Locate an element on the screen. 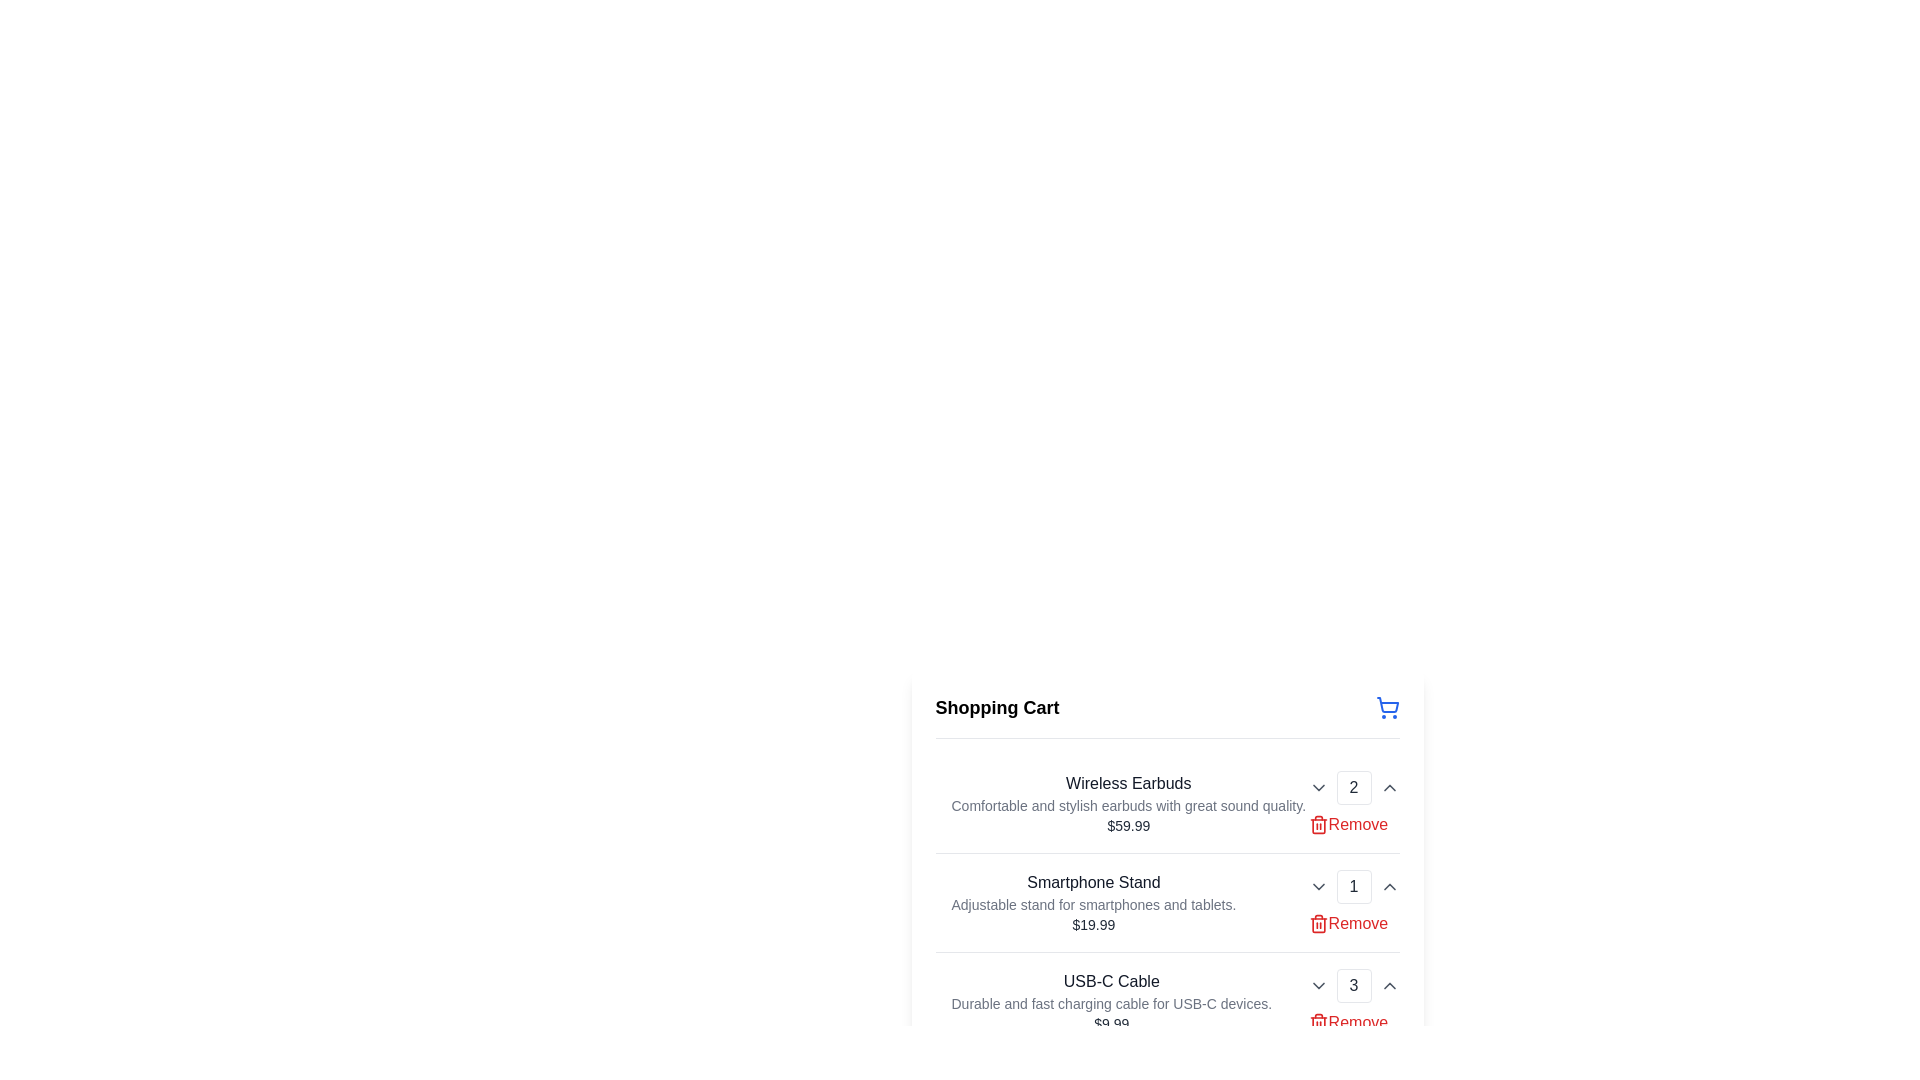  the text label that provides a description of the product 'Smartphone Stand' in the shopping cart, located below the product name and above the price label '$19.99' is located at coordinates (1093, 905).